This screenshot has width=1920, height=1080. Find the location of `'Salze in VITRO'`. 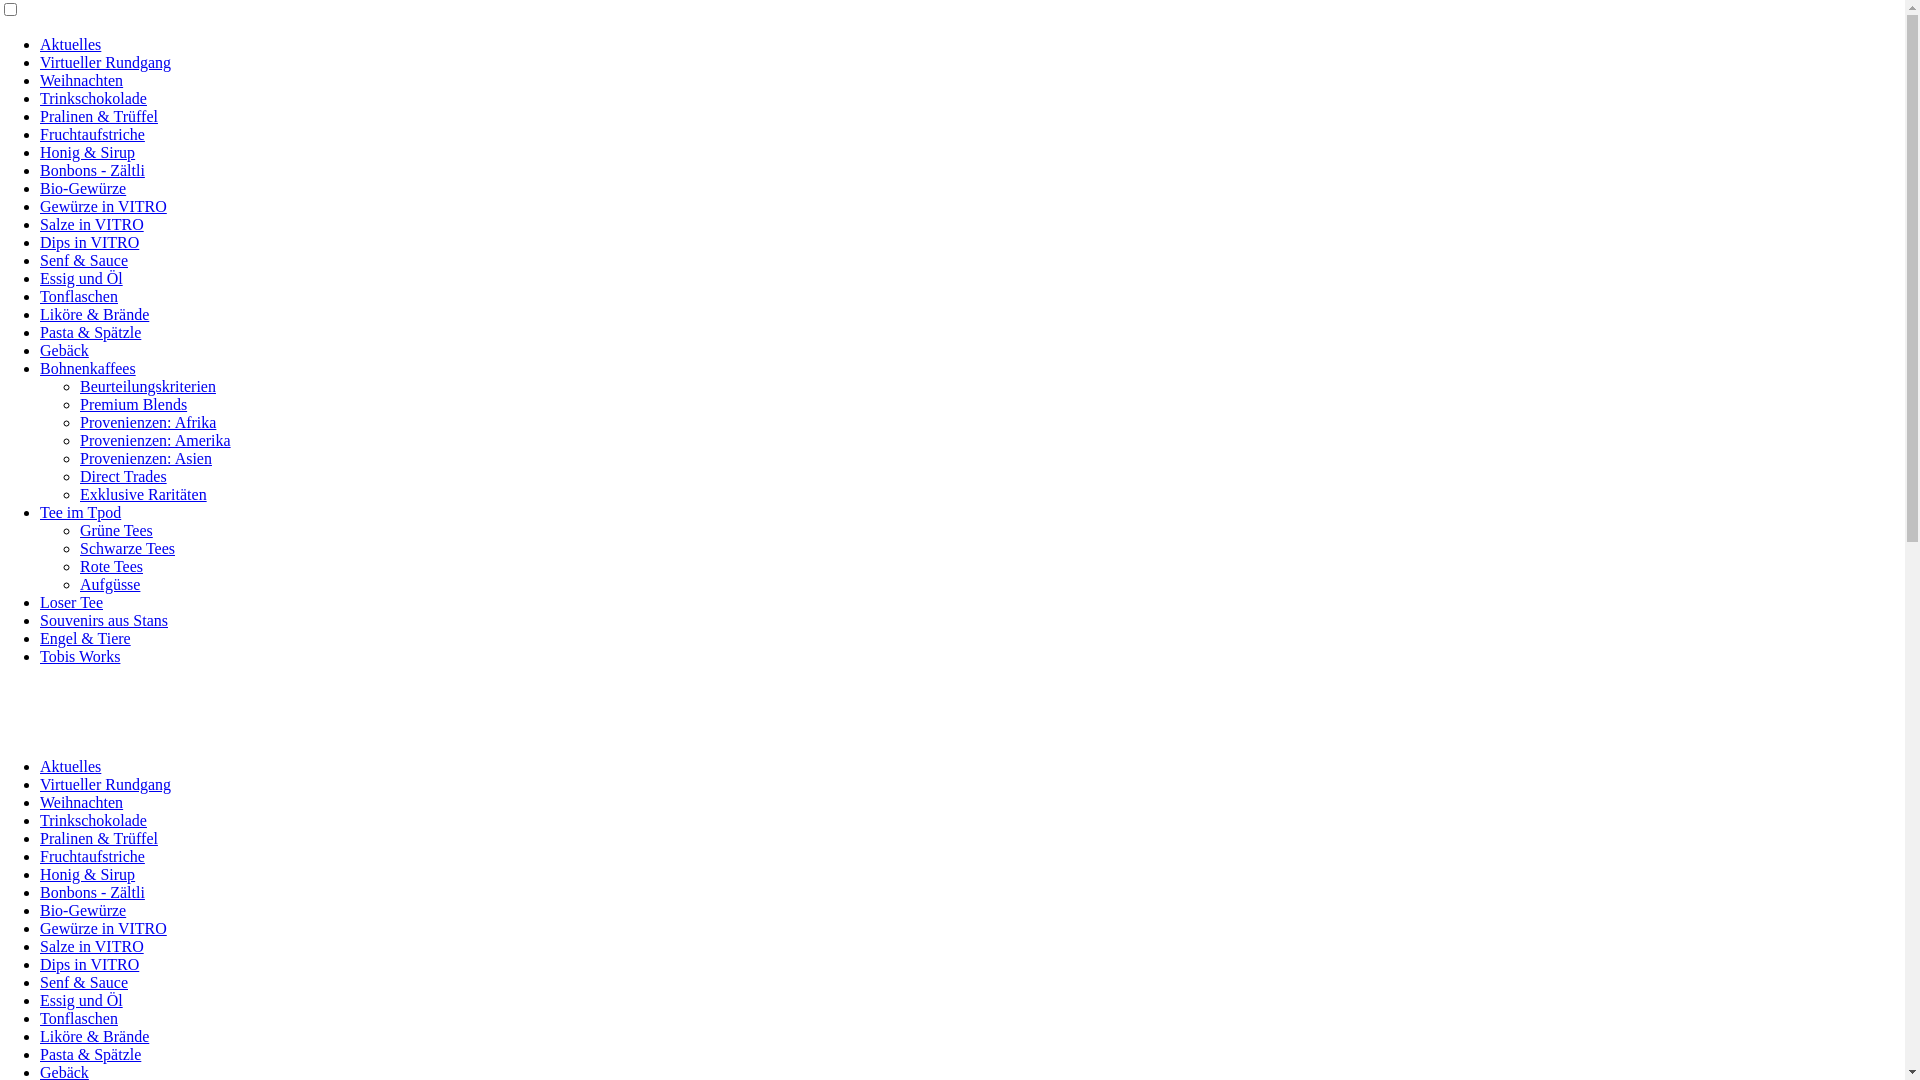

'Salze in VITRO' is located at coordinates (90, 945).